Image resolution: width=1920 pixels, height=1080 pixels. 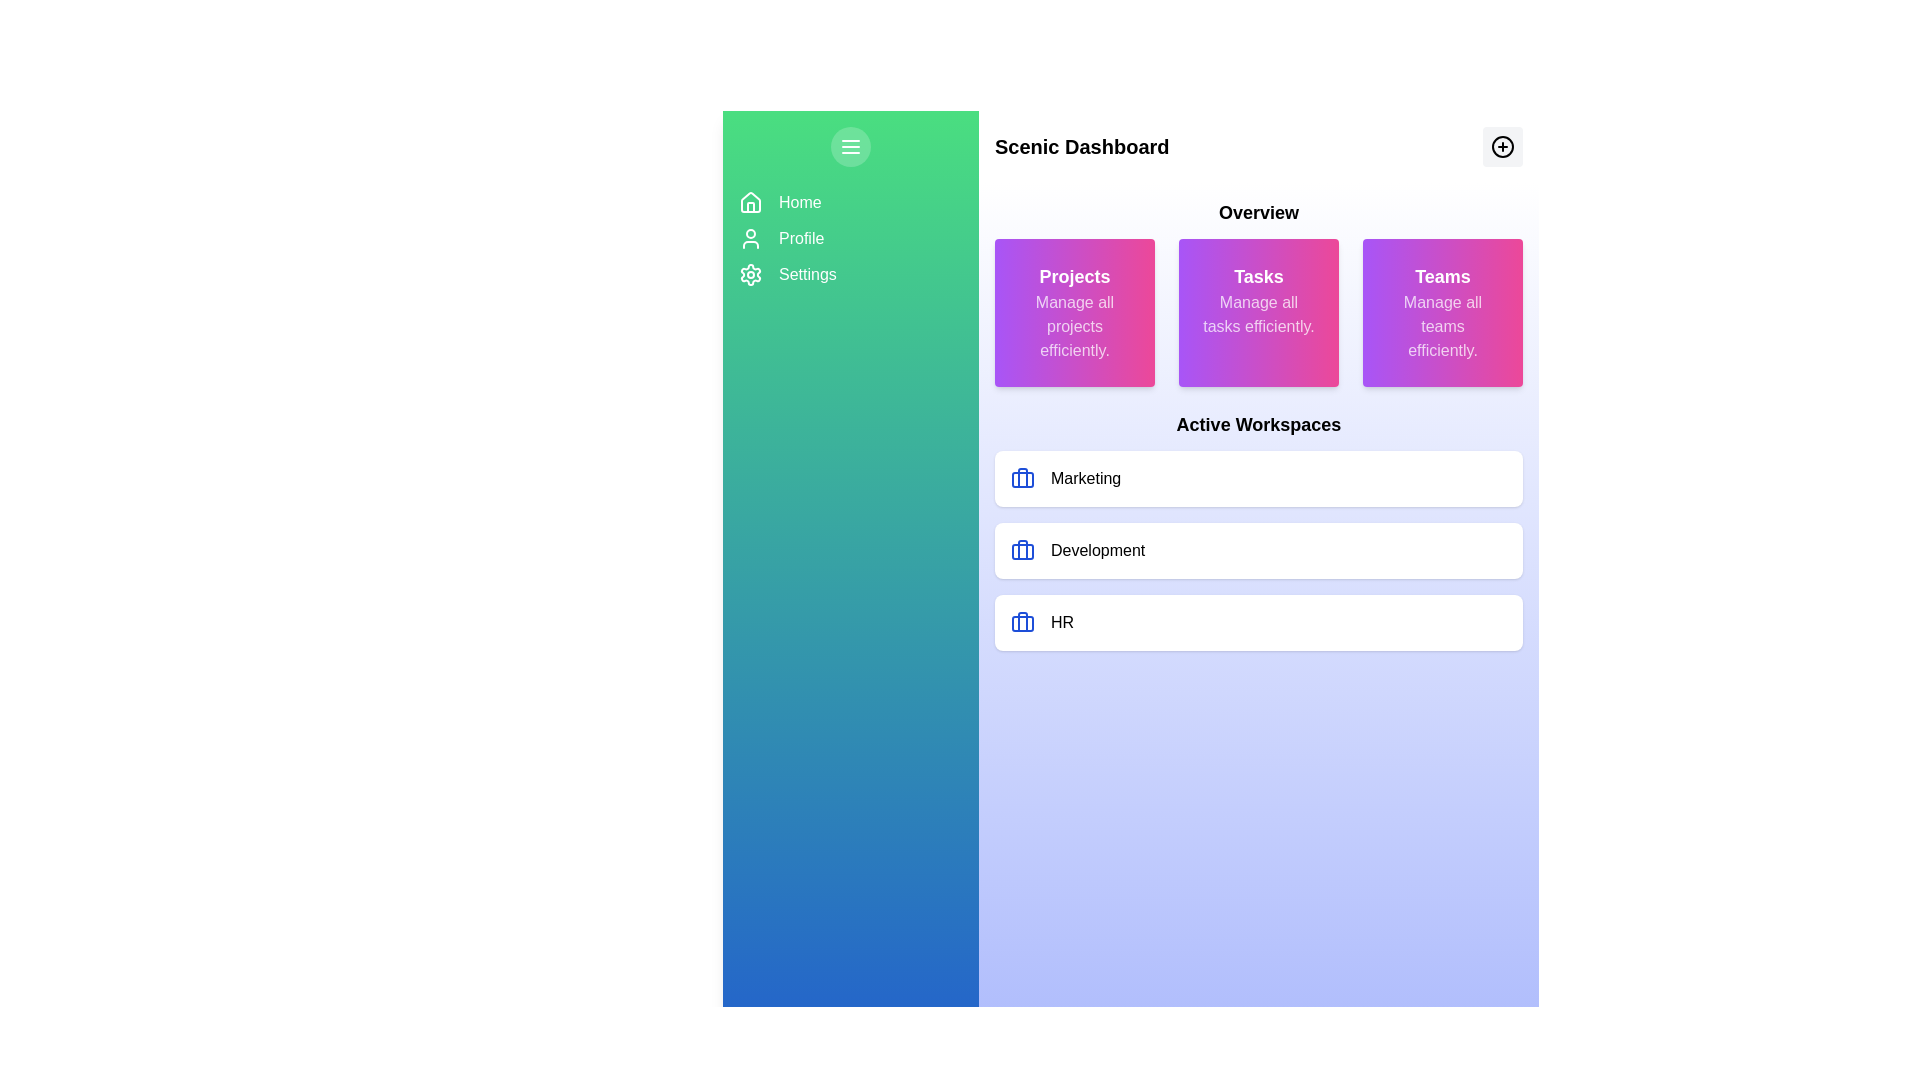 What do you see at coordinates (1022, 478) in the screenshot?
I see `the blue briefcase icon located to the left of the 'Marketing' text in the 'Active Workspaces' section` at bounding box center [1022, 478].